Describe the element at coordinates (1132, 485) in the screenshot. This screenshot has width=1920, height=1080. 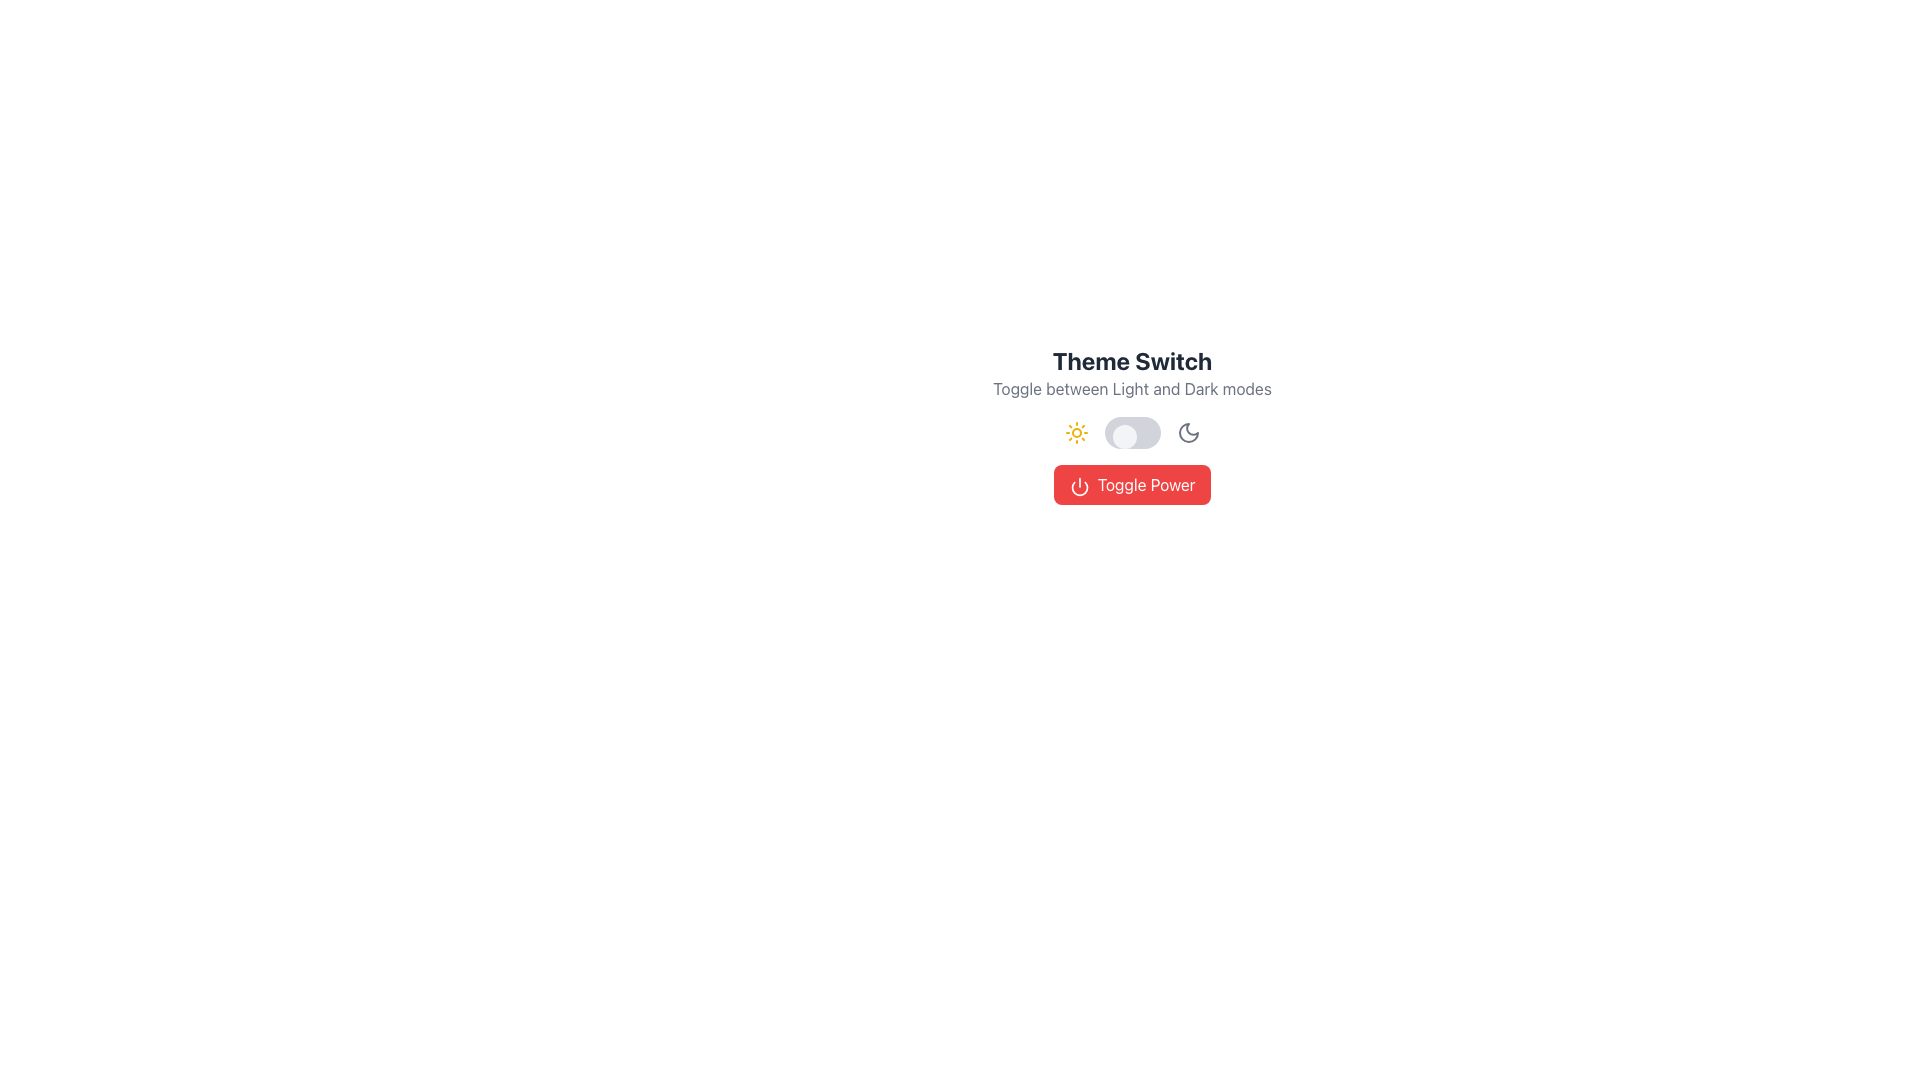
I see `the 'Toggle Power' button, which is a rectangular button with rounded corners, a red background, and white text, located centrally at the bottom of the interface` at that location.